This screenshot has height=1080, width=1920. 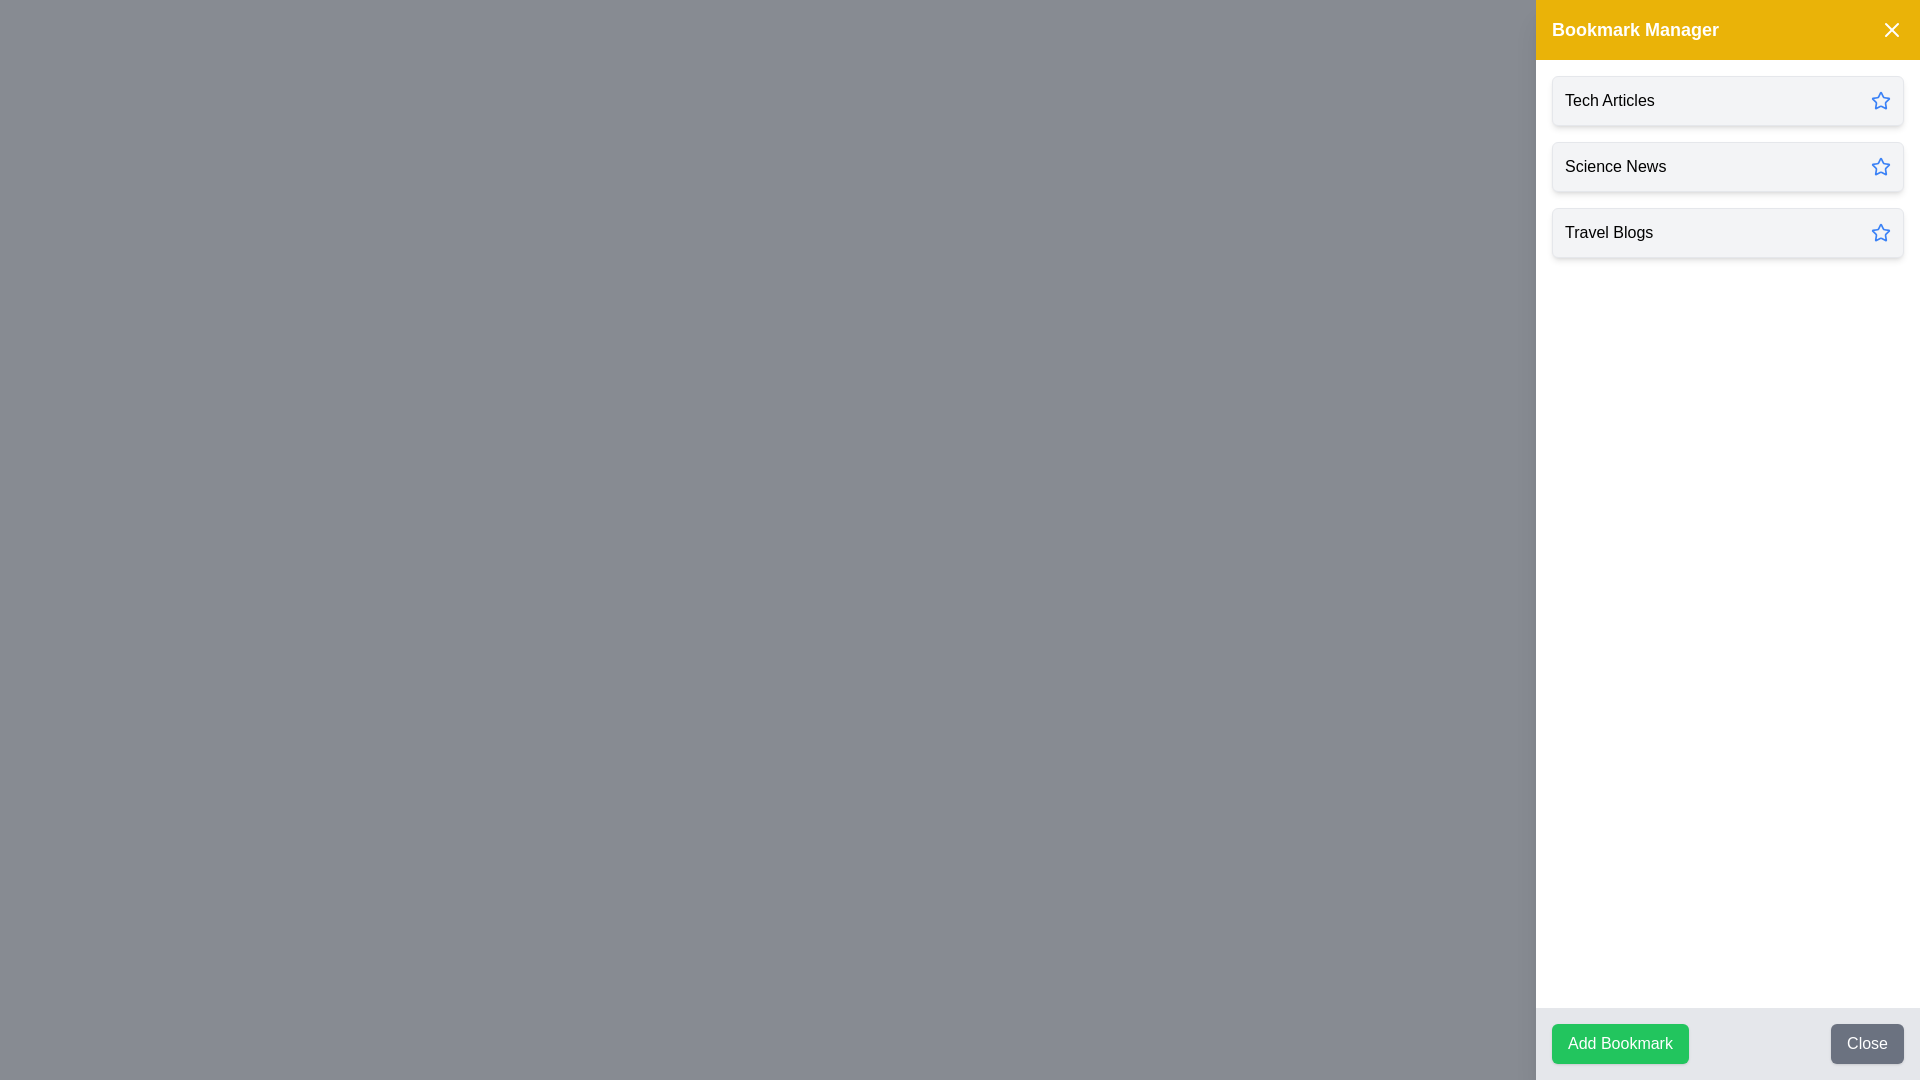 I want to click on the star-shaped icon with a blue outline and white-filled center, so click(x=1880, y=165).